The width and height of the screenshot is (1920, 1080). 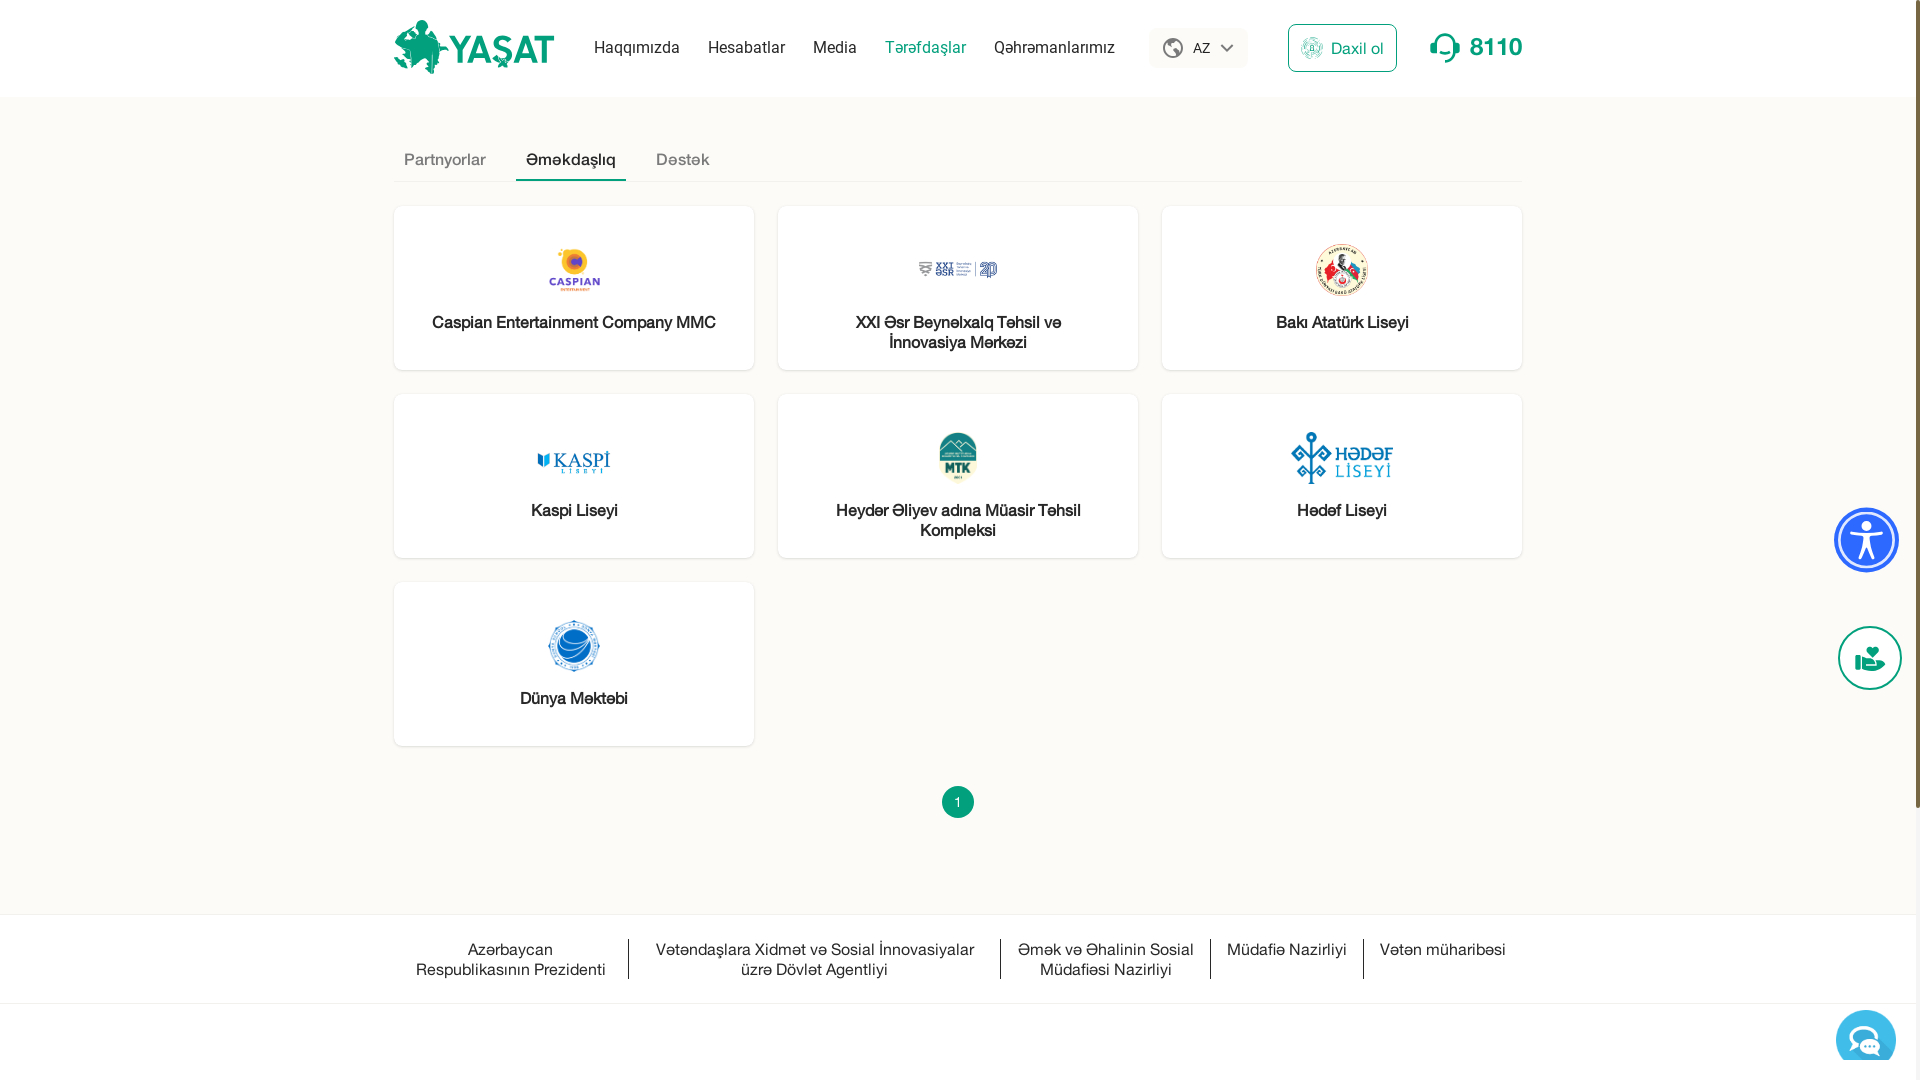 I want to click on 'Partnyorlar', so click(x=444, y=148).